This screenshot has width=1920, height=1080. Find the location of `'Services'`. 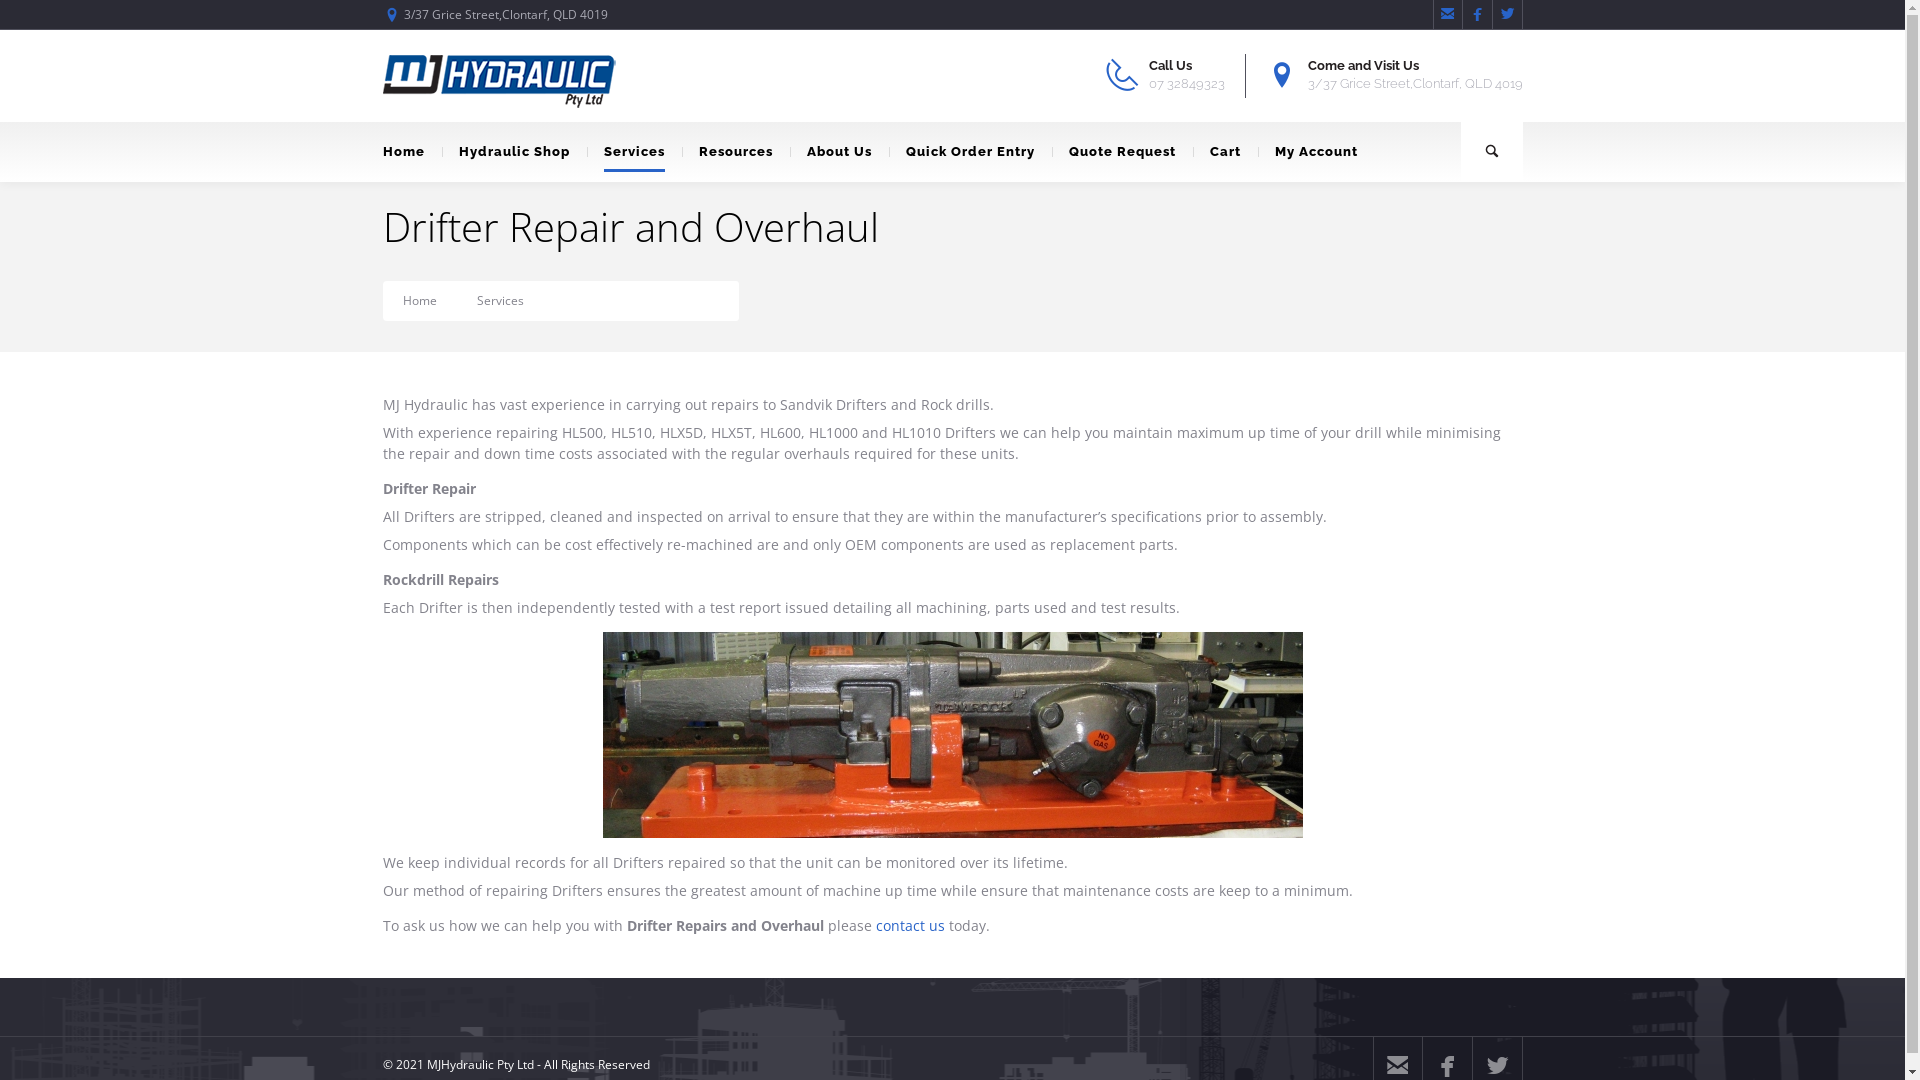

'Services' is located at coordinates (632, 150).